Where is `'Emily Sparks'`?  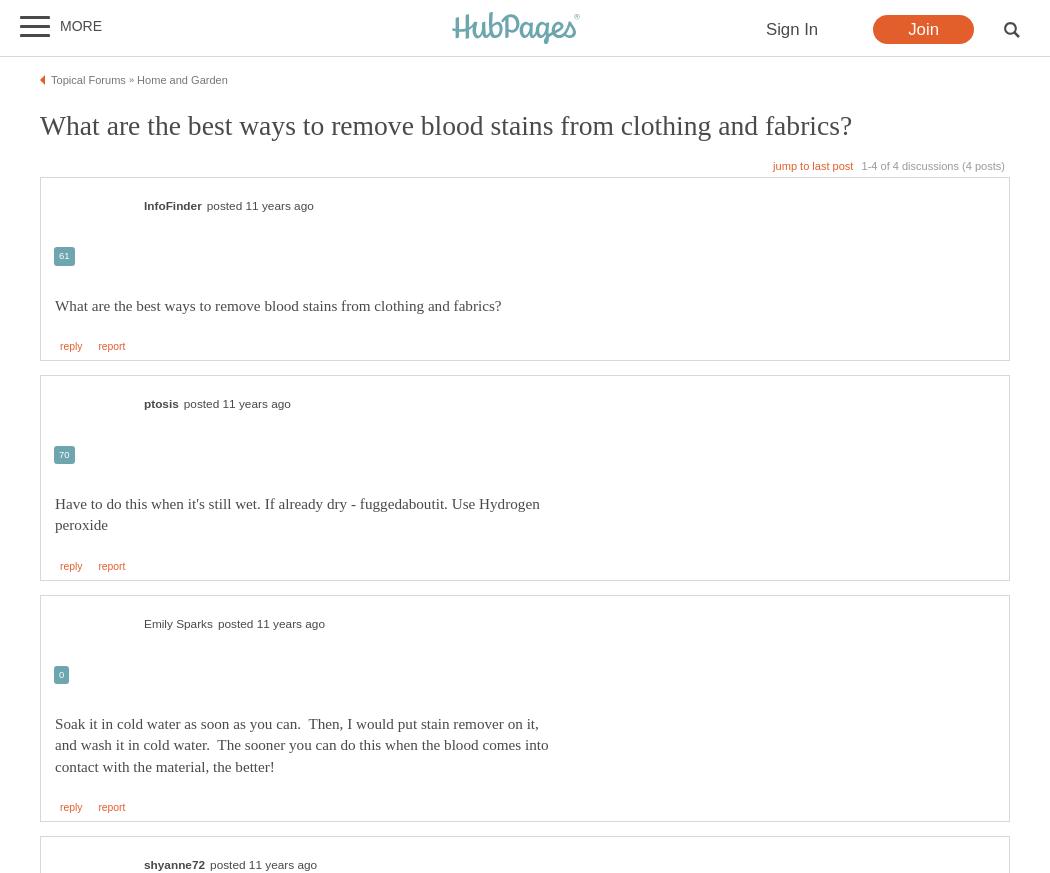 'Emily Sparks' is located at coordinates (177, 624).